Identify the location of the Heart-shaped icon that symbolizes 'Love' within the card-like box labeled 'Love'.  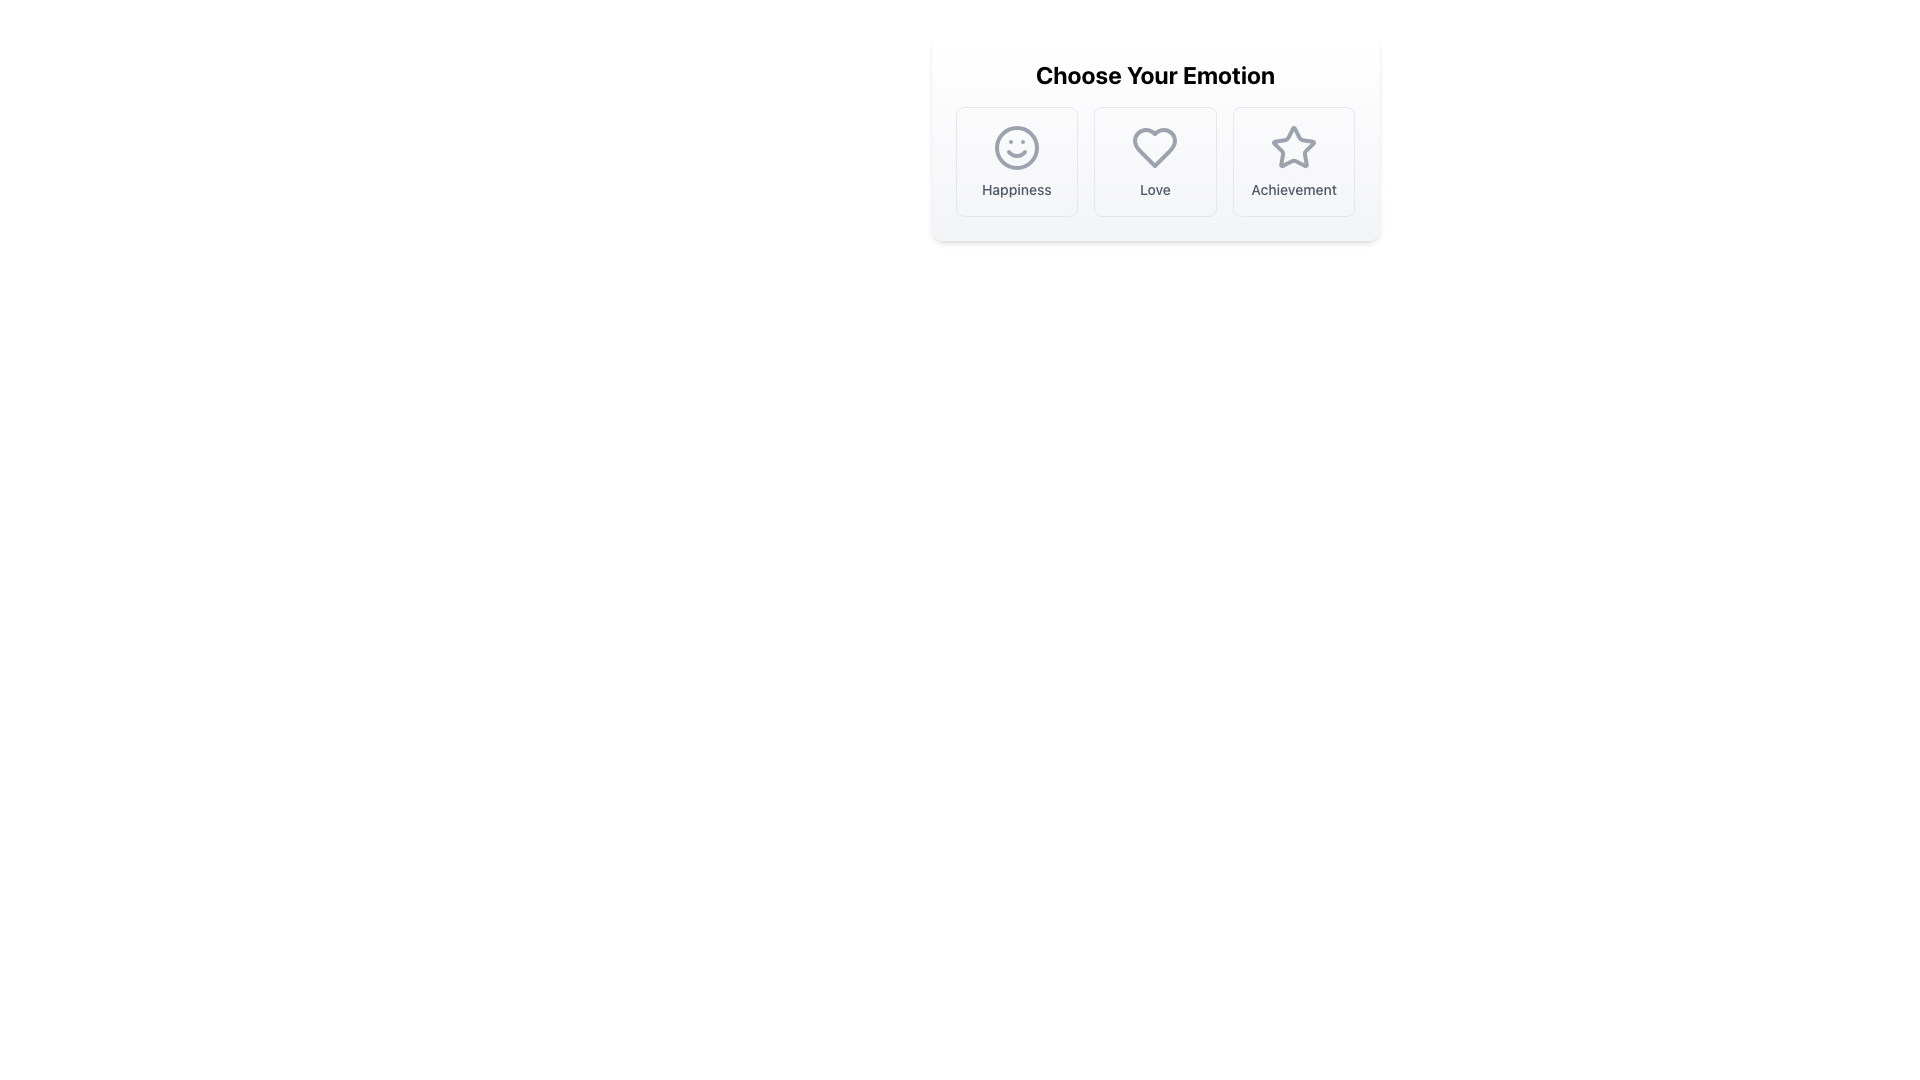
(1155, 146).